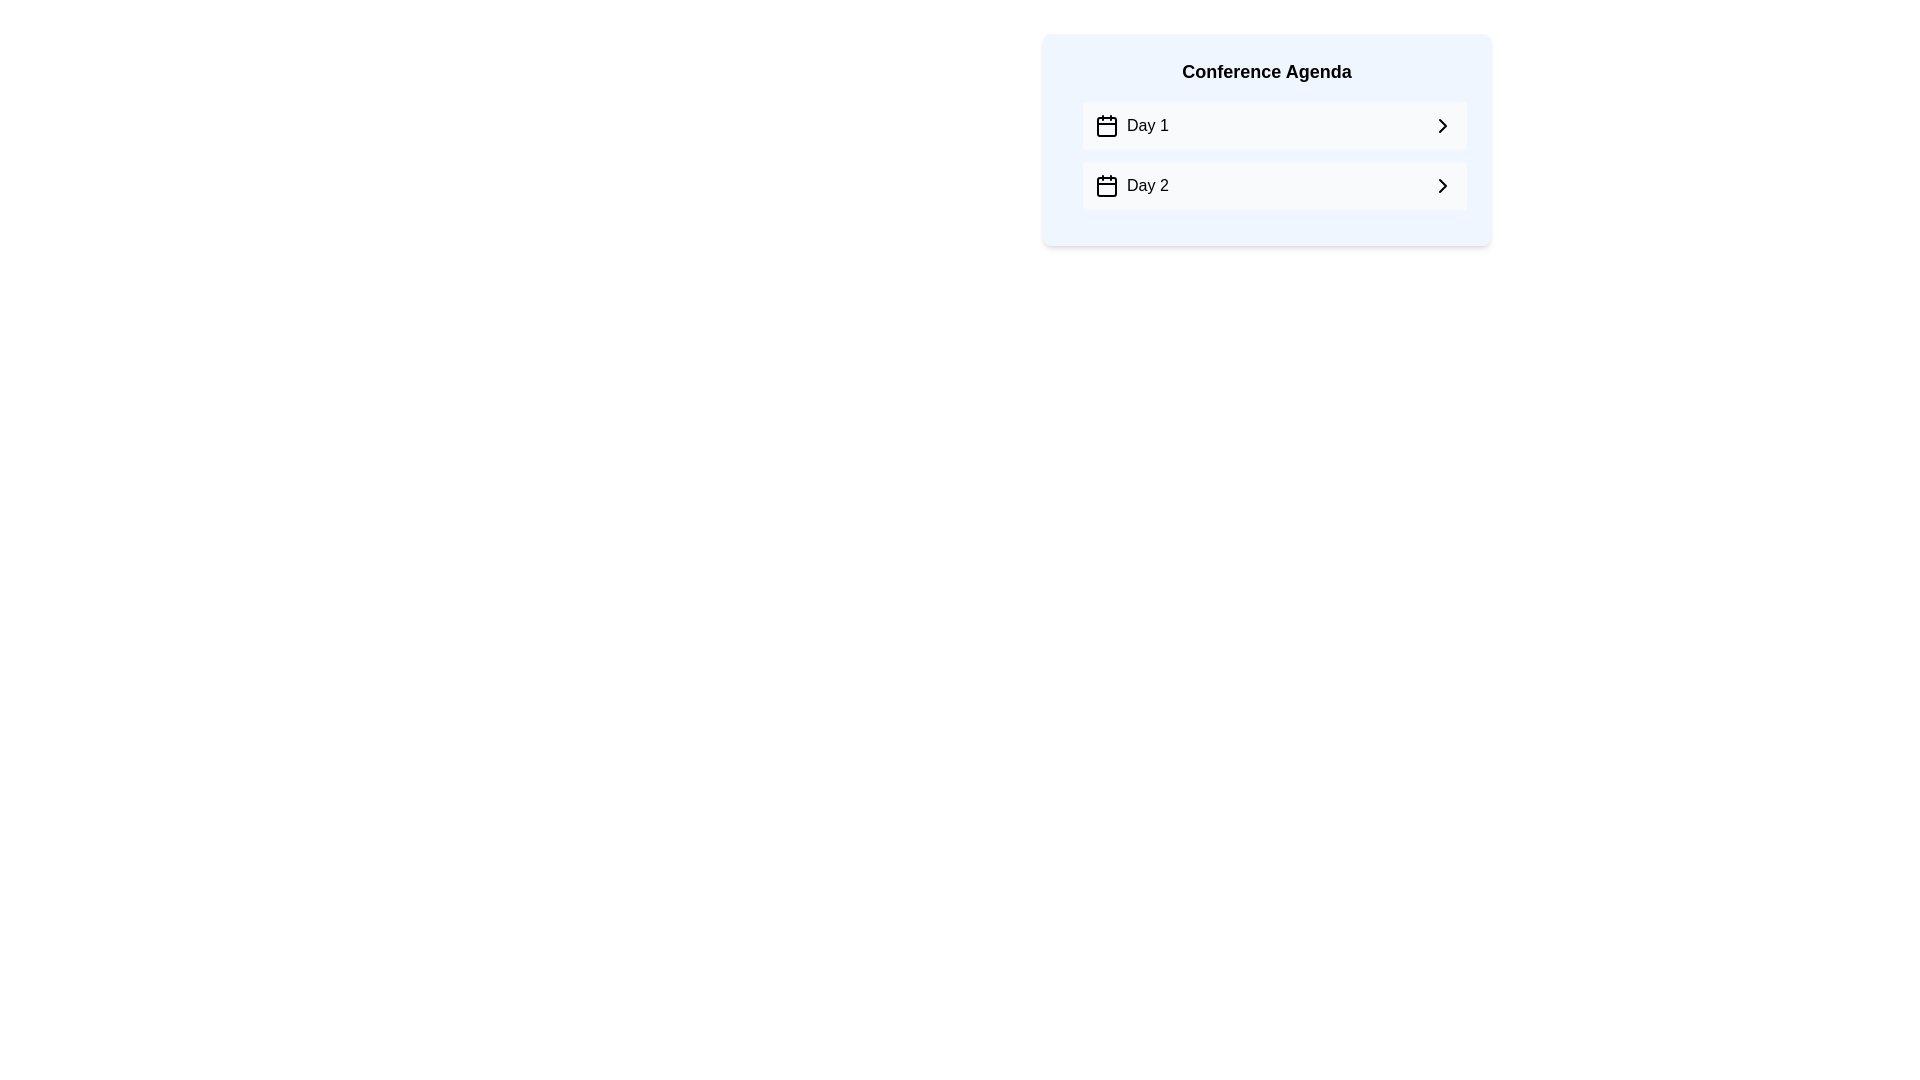  Describe the element at coordinates (1443, 185) in the screenshot. I see `the right-facing chevron arrow icon located in the row for 'Day 2'` at that location.